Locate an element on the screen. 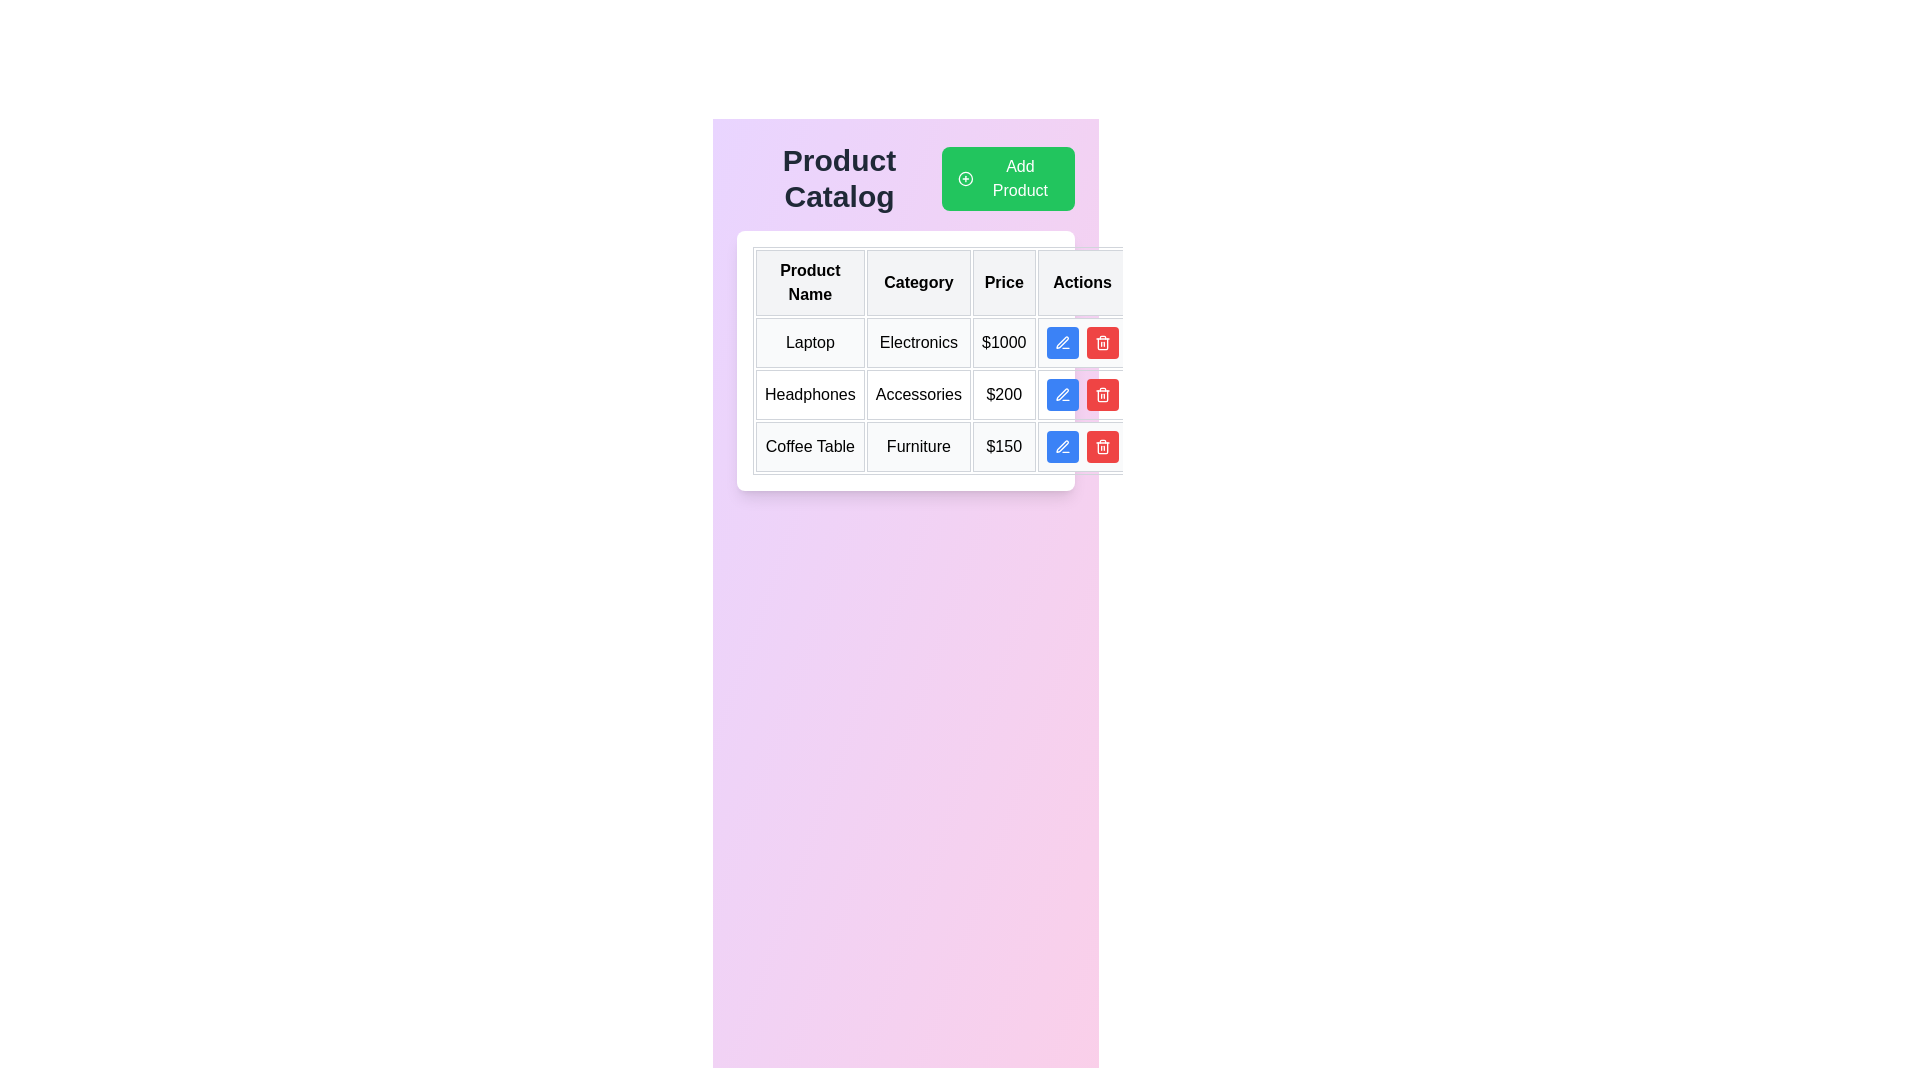 This screenshot has height=1080, width=1920. the 'Price' column header cell in the table, which is located in the third column between 'Category' and 'Actions' is located at coordinates (1004, 282).